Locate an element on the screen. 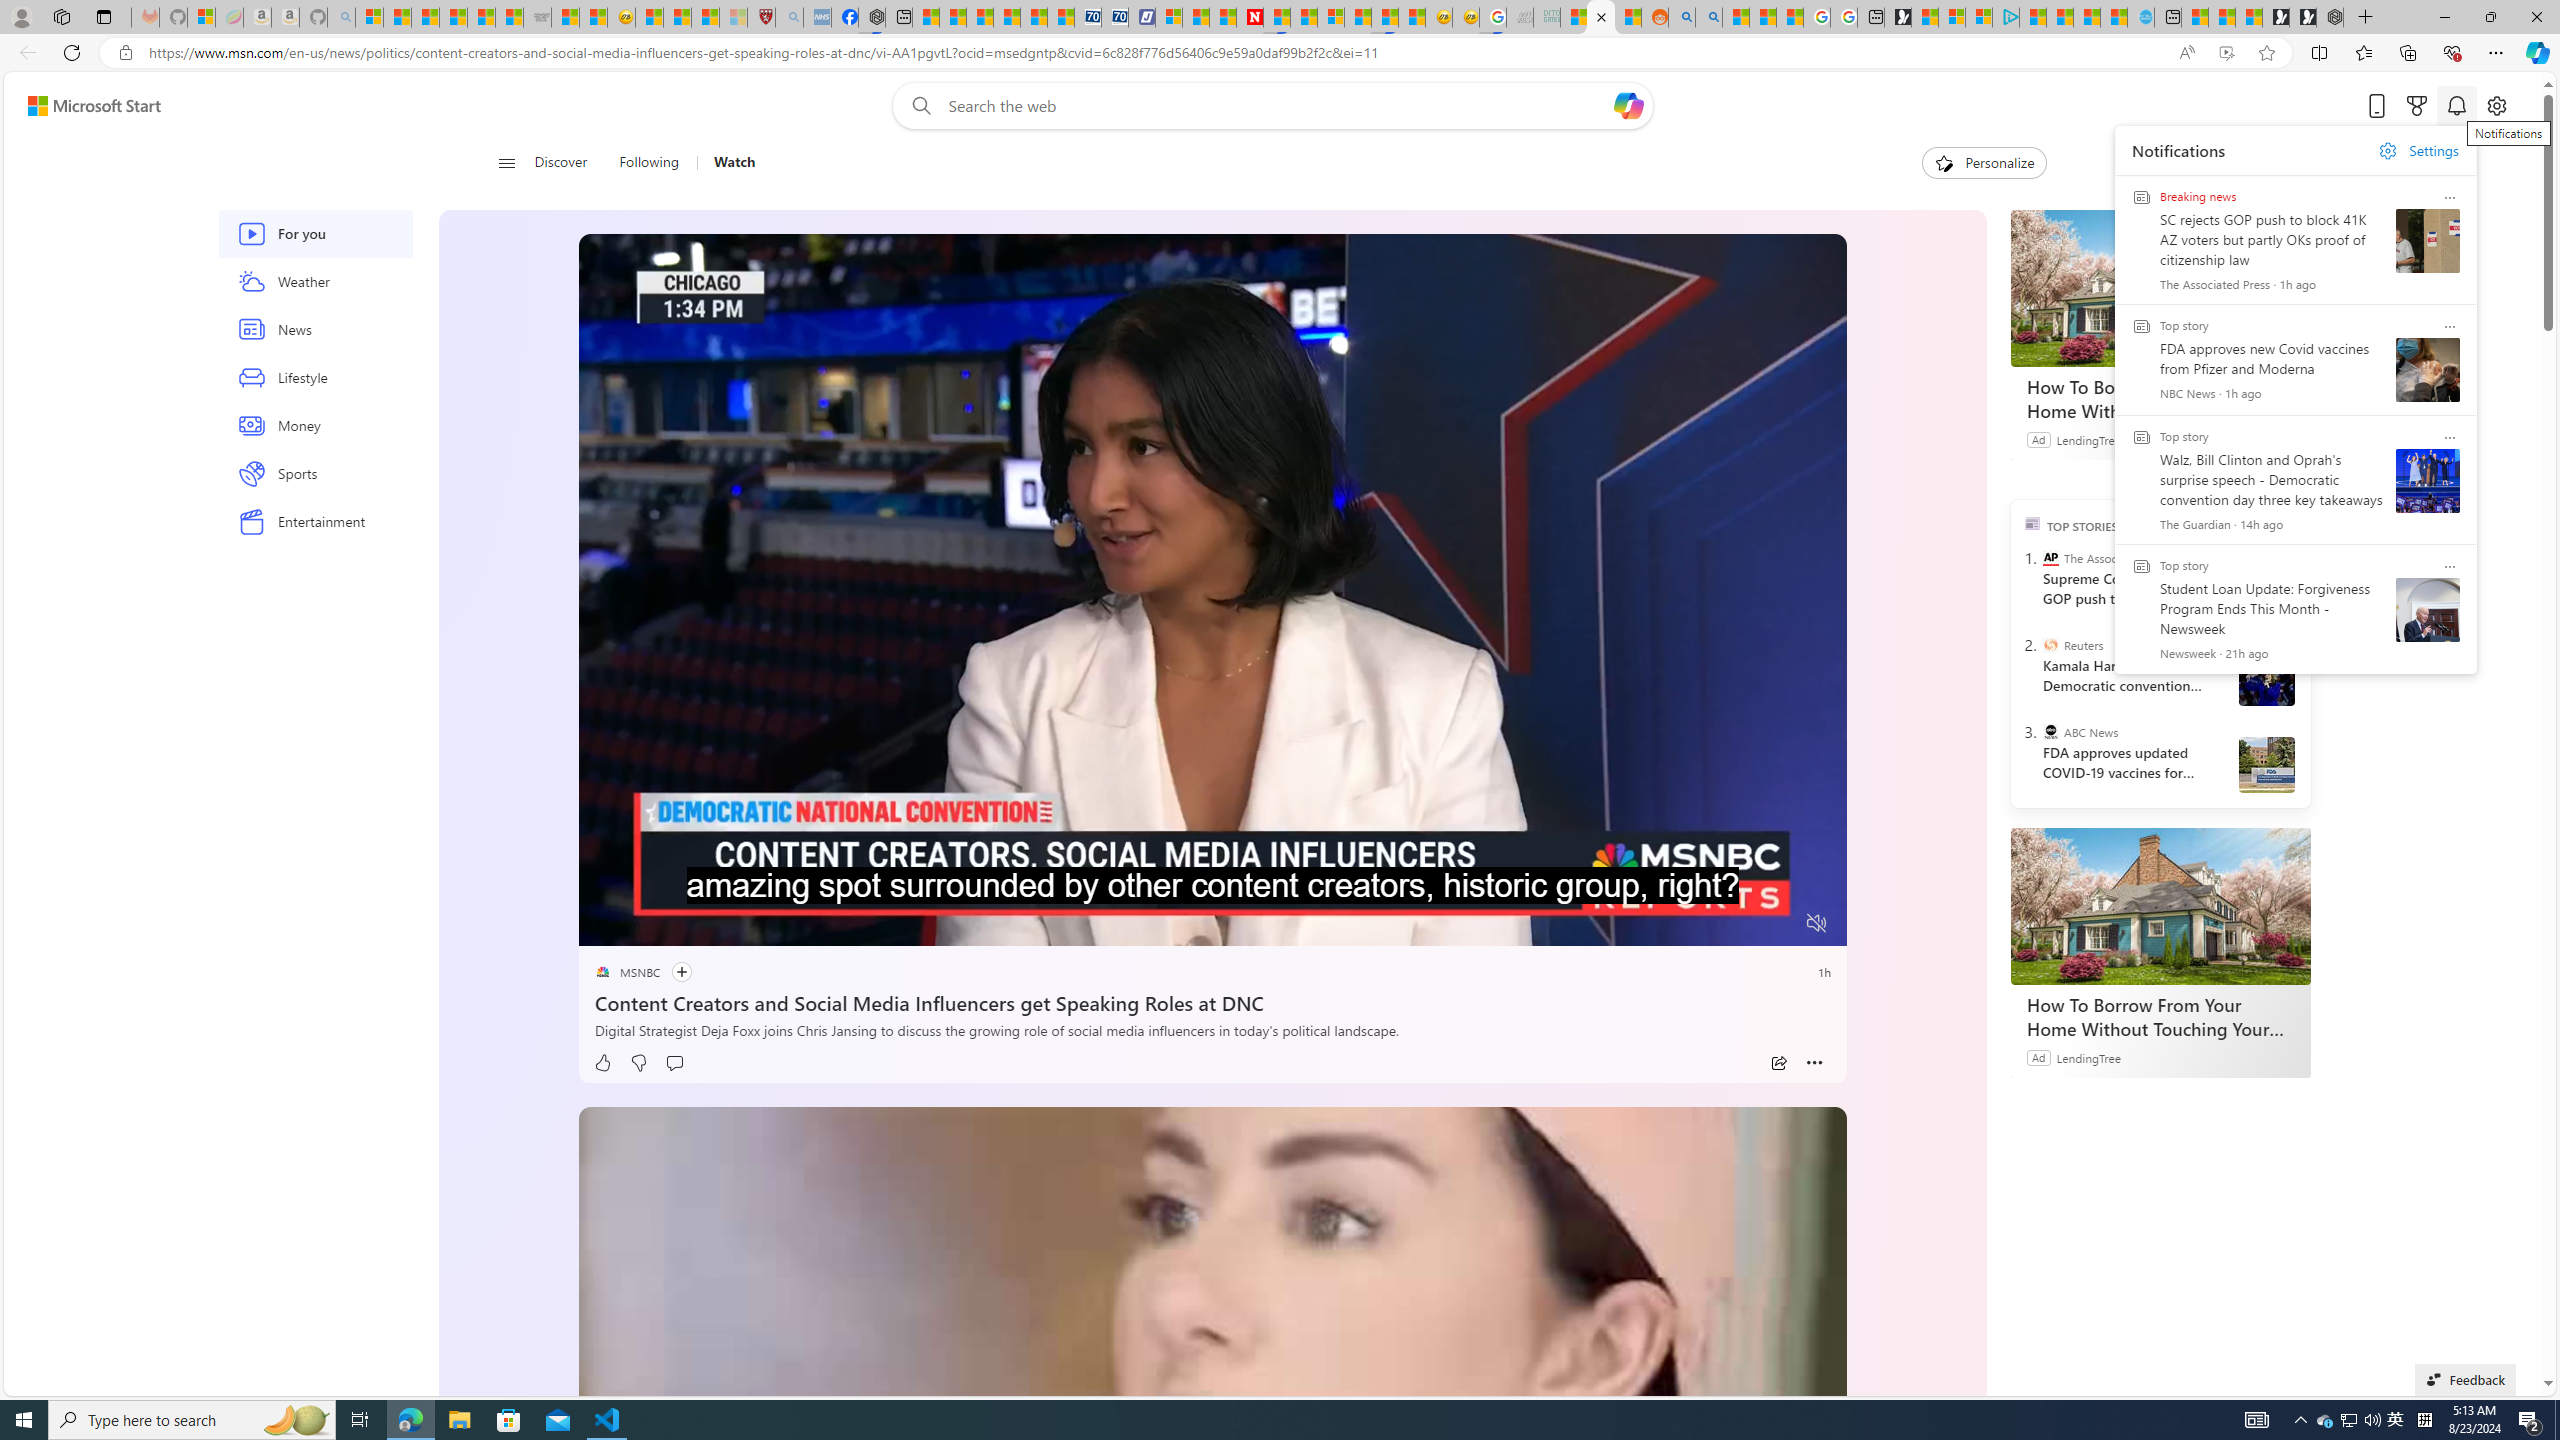 The width and height of the screenshot is (2560, 1440). 'Watch' is located at coordinates (725, 162).